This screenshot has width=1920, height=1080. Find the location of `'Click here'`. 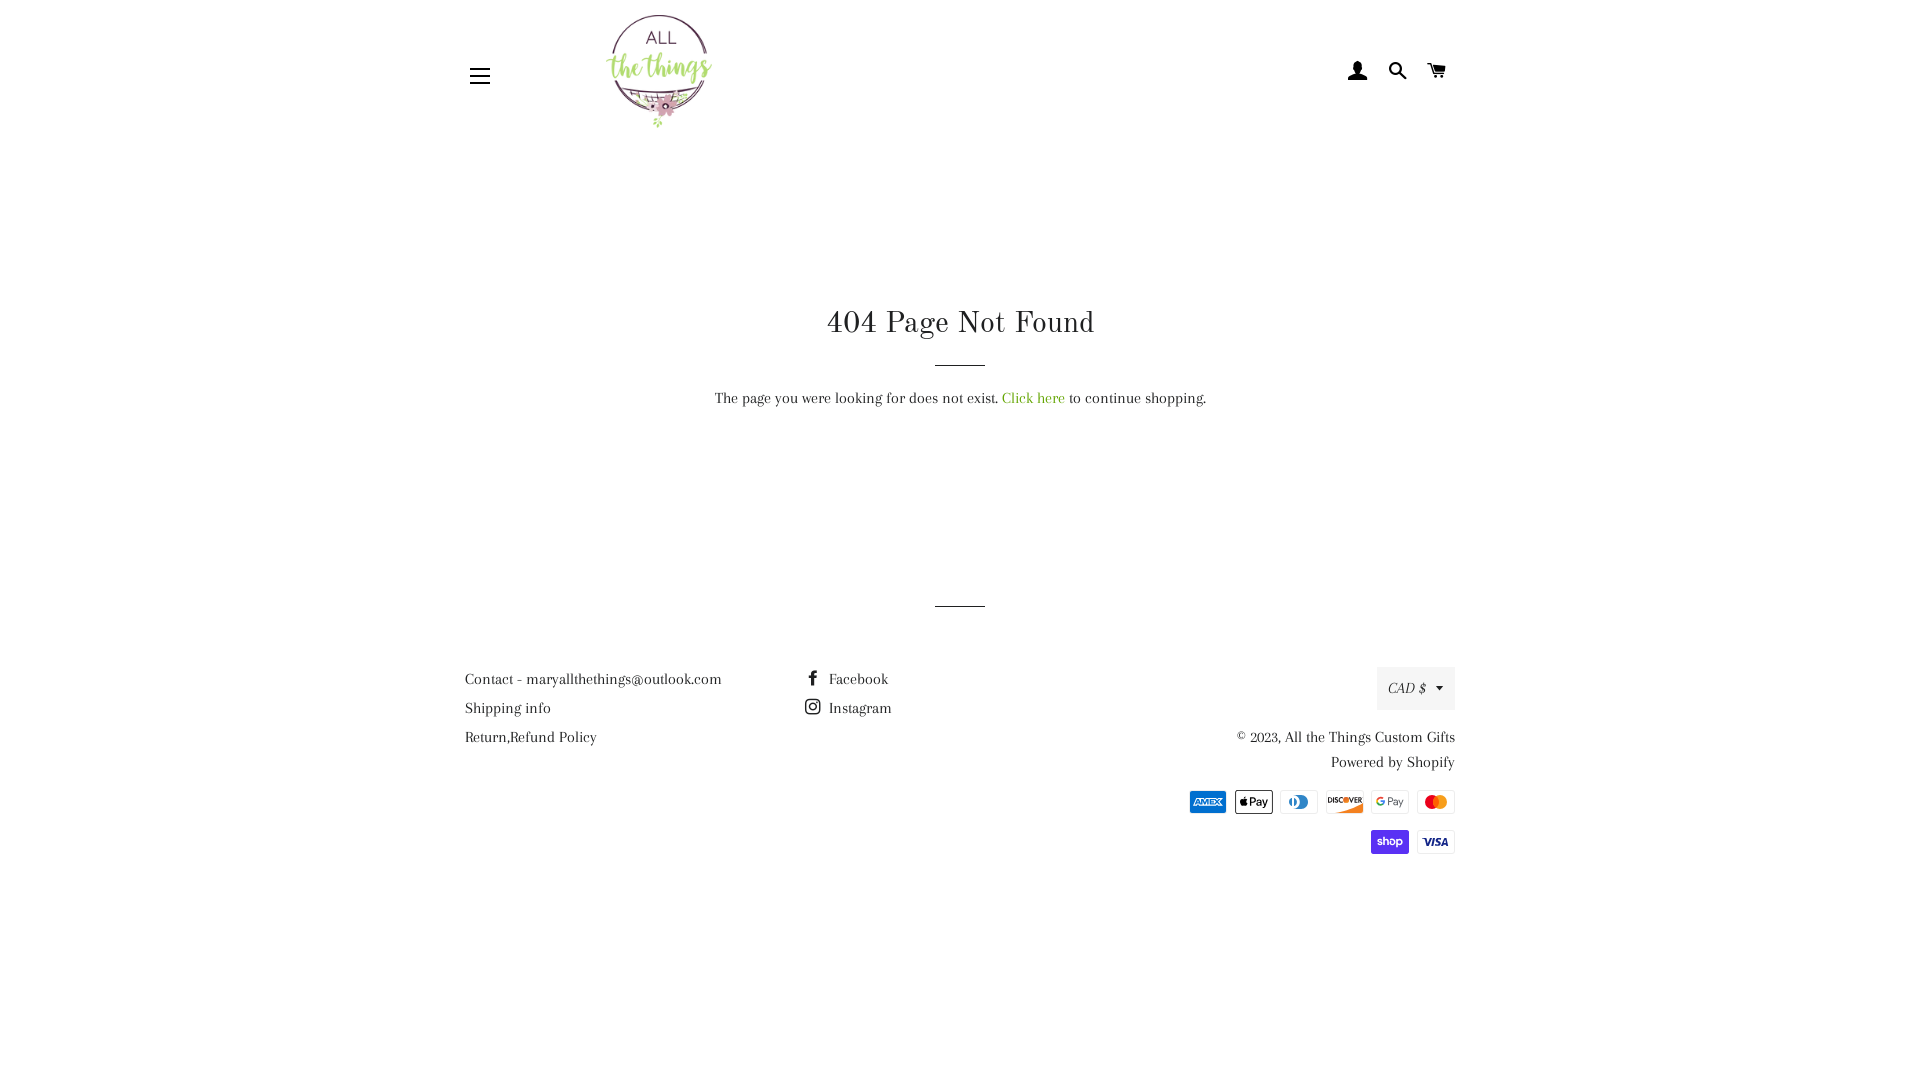

'Click here' is located at coordinates (1033, 397).